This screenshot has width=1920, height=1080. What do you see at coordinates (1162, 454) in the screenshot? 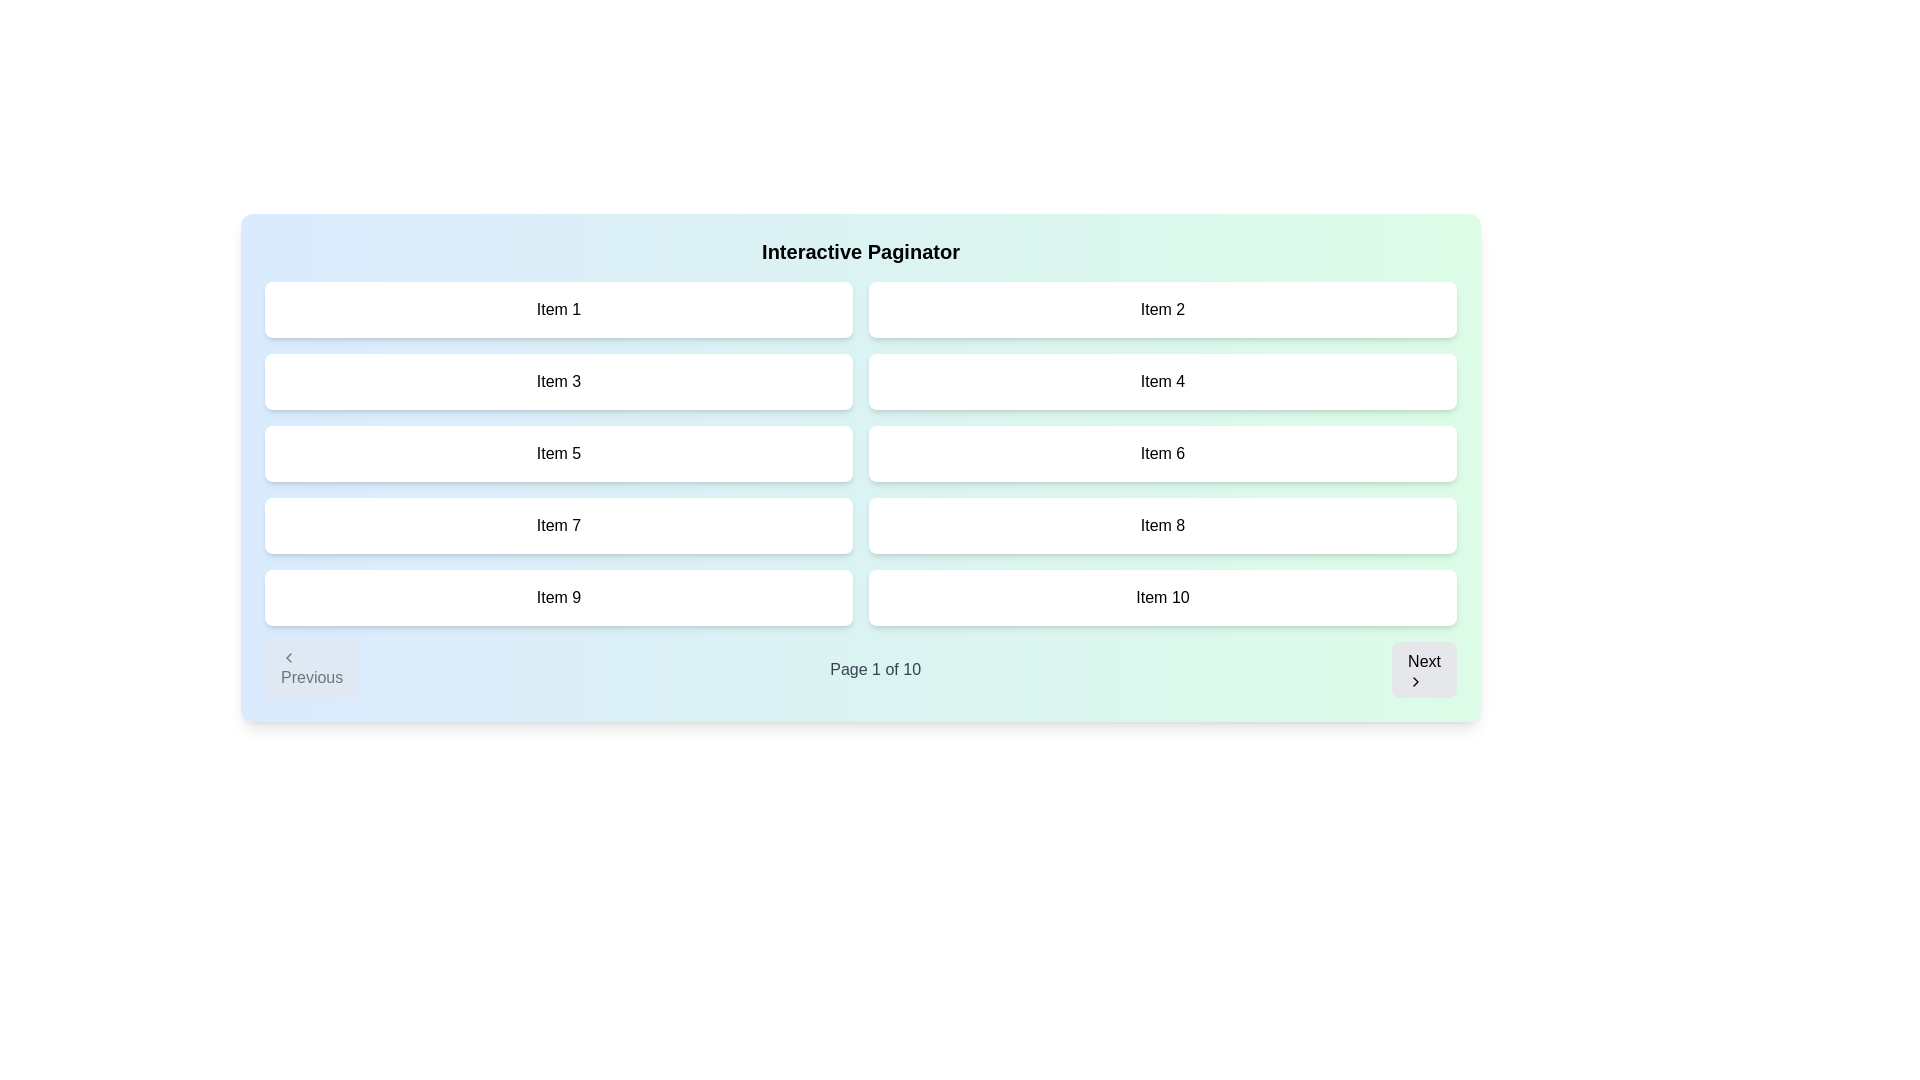
I see `the text element displaying 'Item 6', which is located in the second column of a two-column grid layout, specifically in the third row, positioned directly below 'Item 4' and above 'Item 8'` at bounding box center [1162, 454].